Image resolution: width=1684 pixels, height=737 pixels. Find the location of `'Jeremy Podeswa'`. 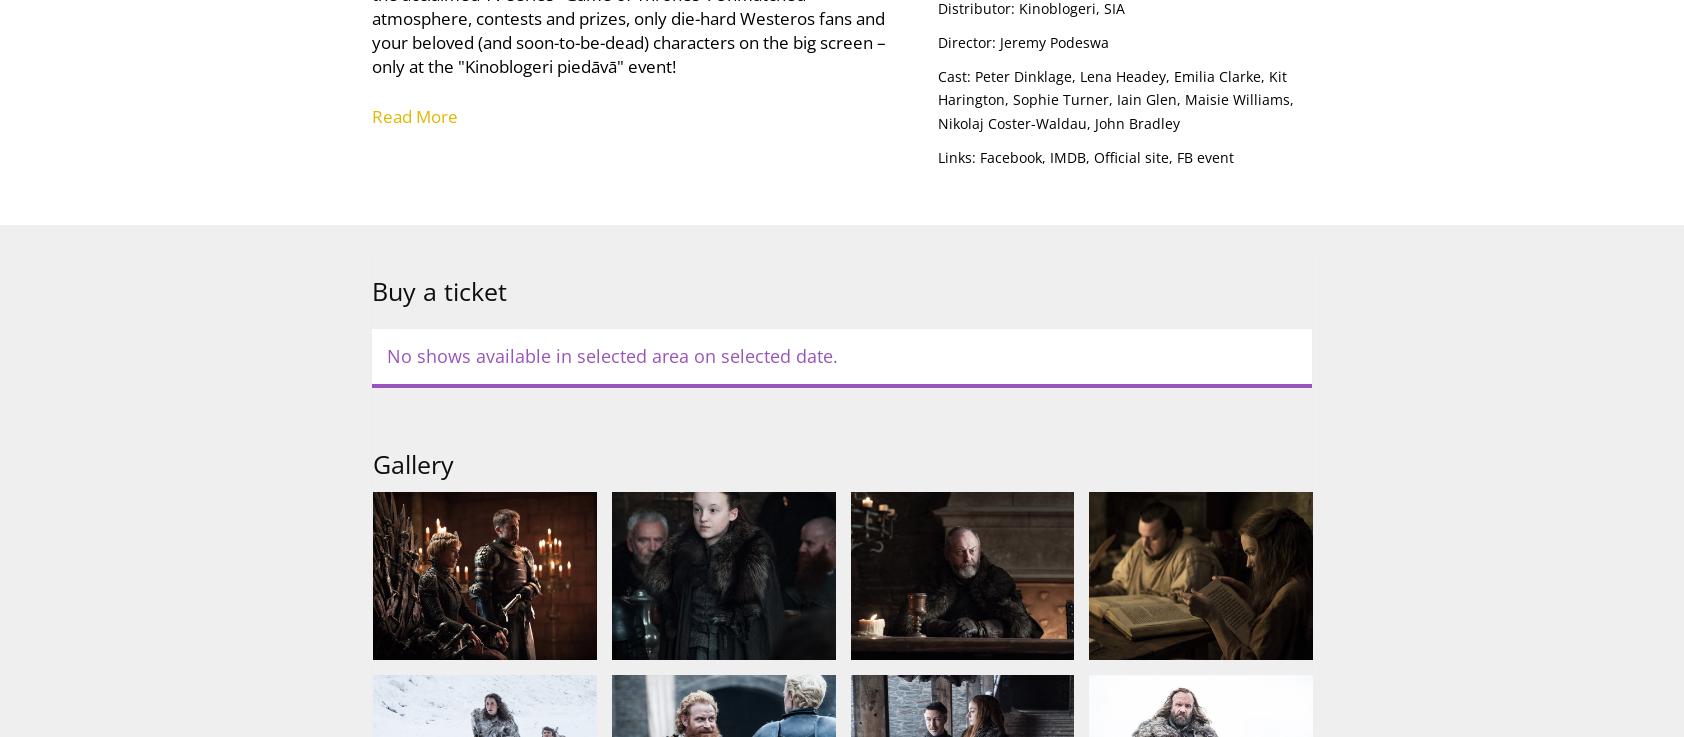

'Jeremy Podeswa' is located at coordinates (1052, 40).